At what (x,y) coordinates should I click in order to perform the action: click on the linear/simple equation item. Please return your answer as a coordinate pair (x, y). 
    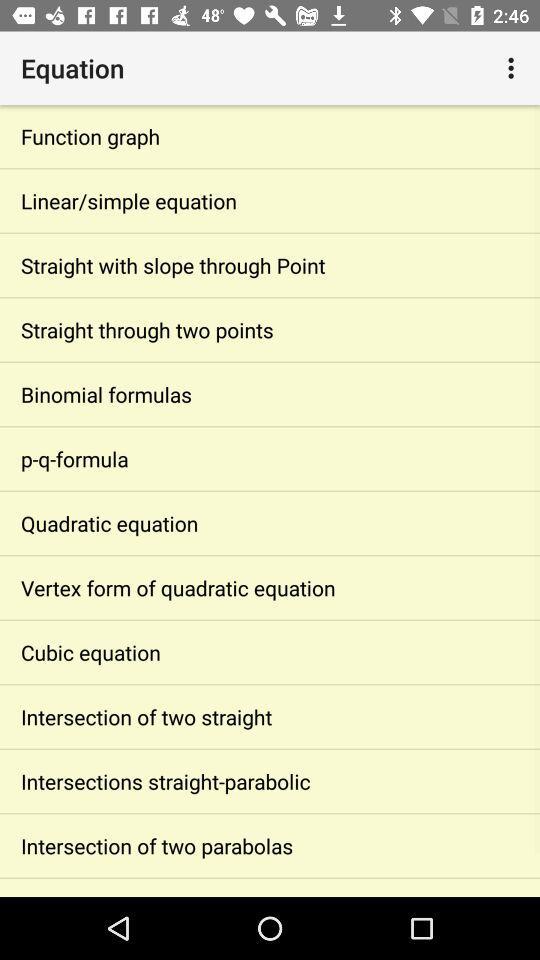
    Looking at the image, I should click on (270, 201).